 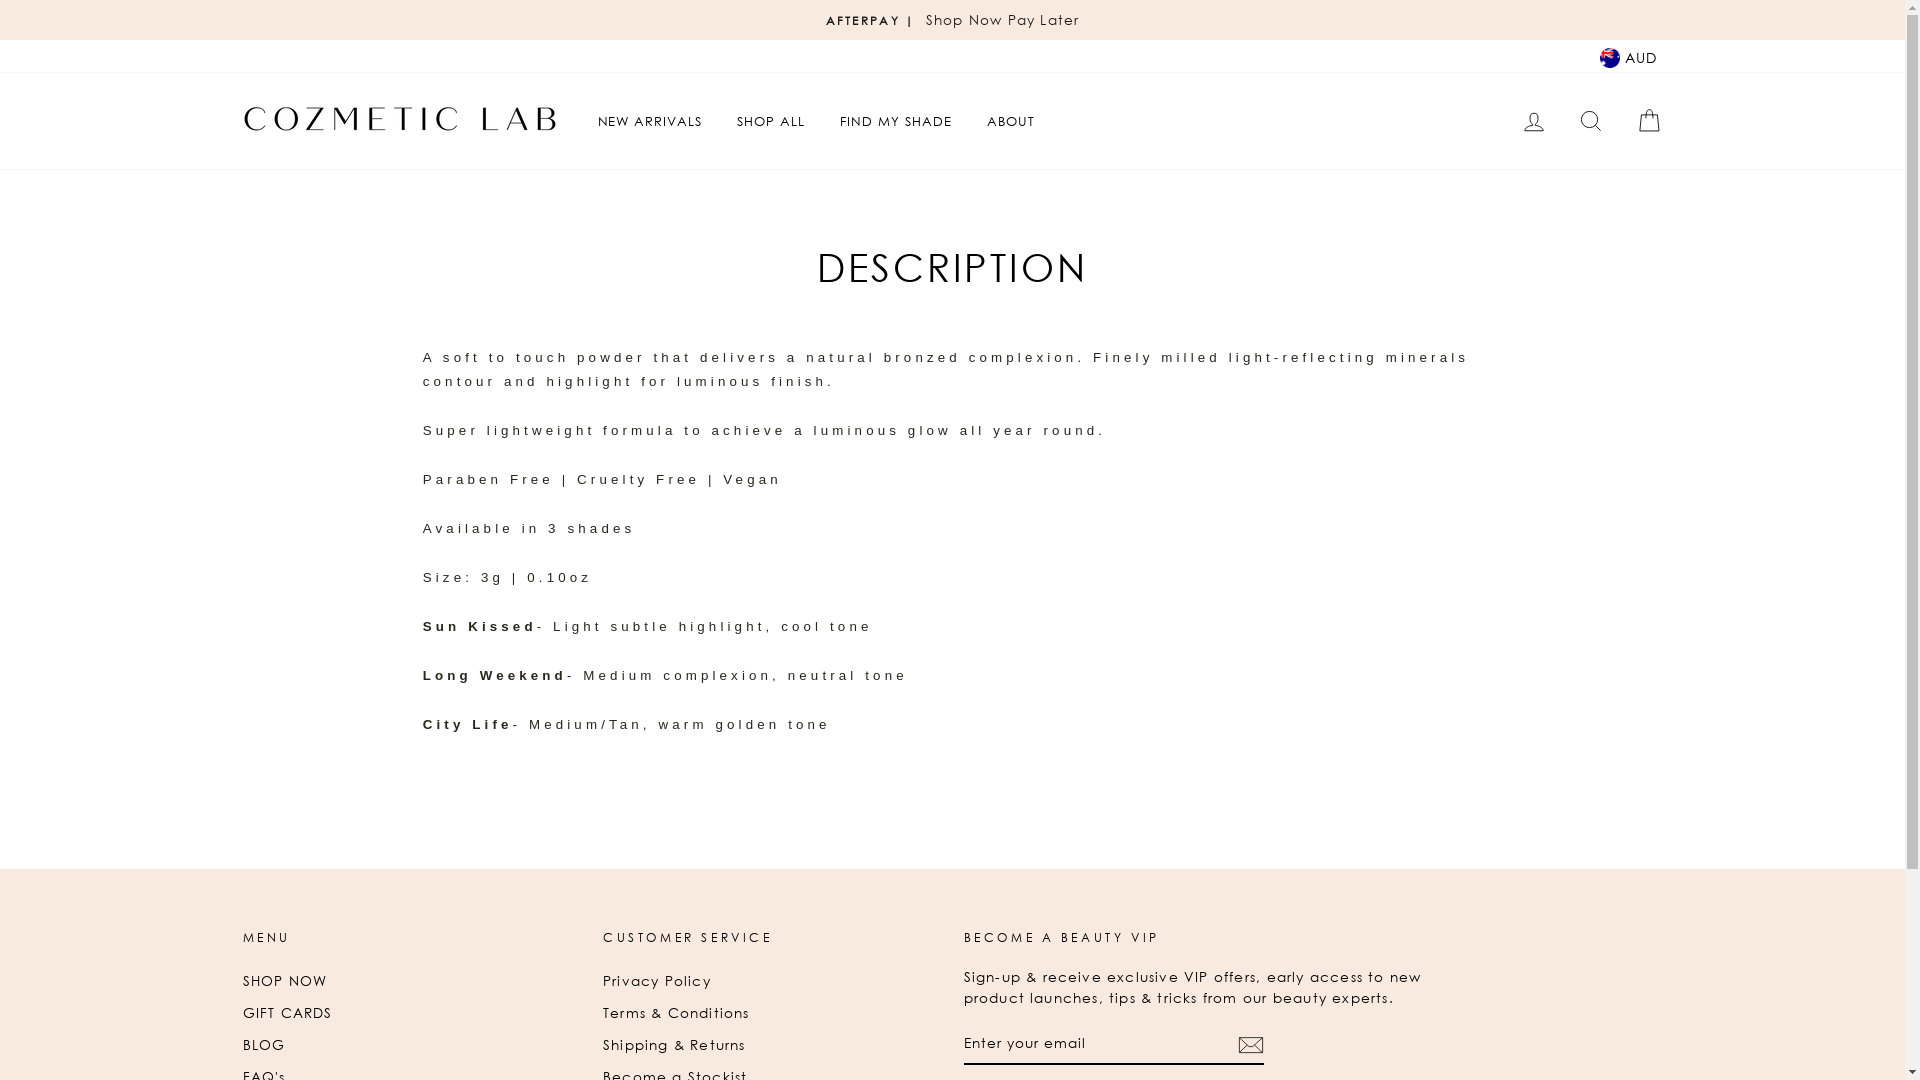 What do you see at coordinates (602, 1044) in the screenshot?
I see `'Shipping & Returns'` at bounding box center [602, 1044].